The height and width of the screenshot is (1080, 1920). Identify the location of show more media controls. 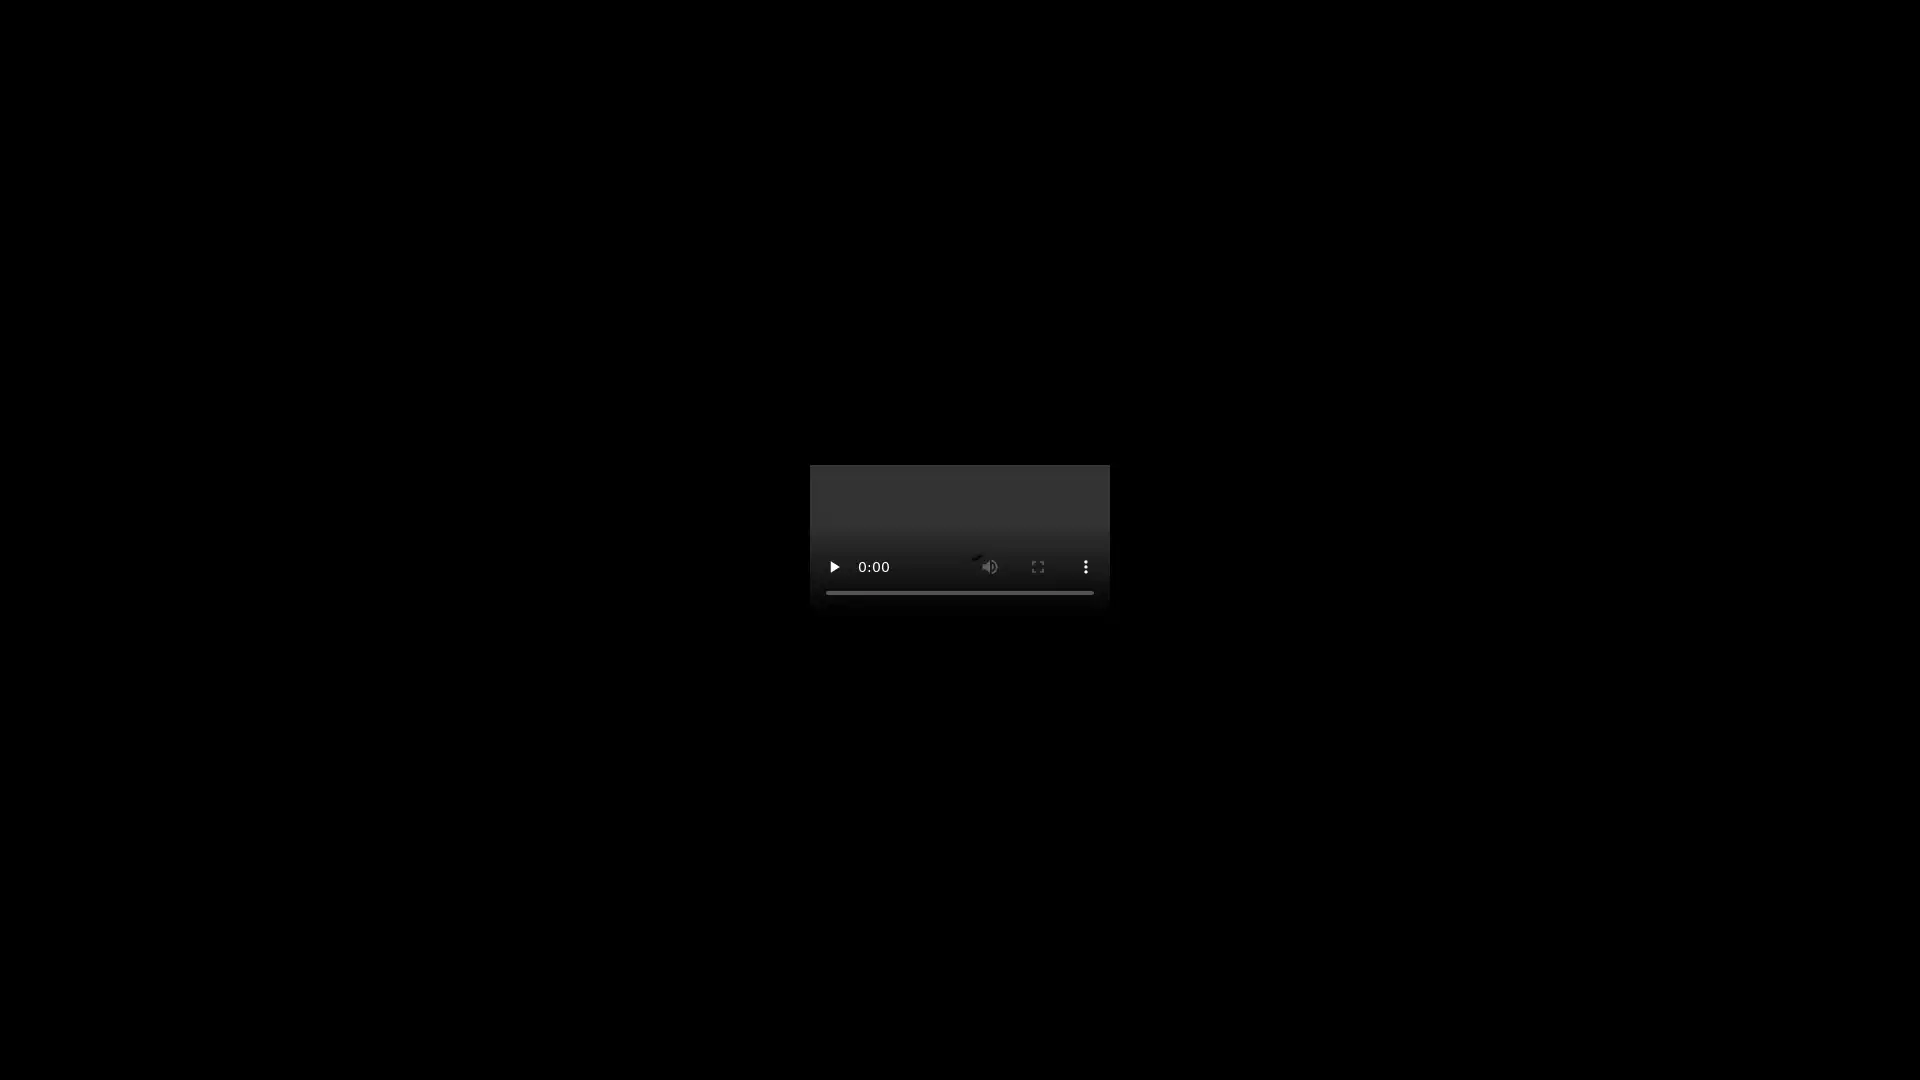
(1084, 567).